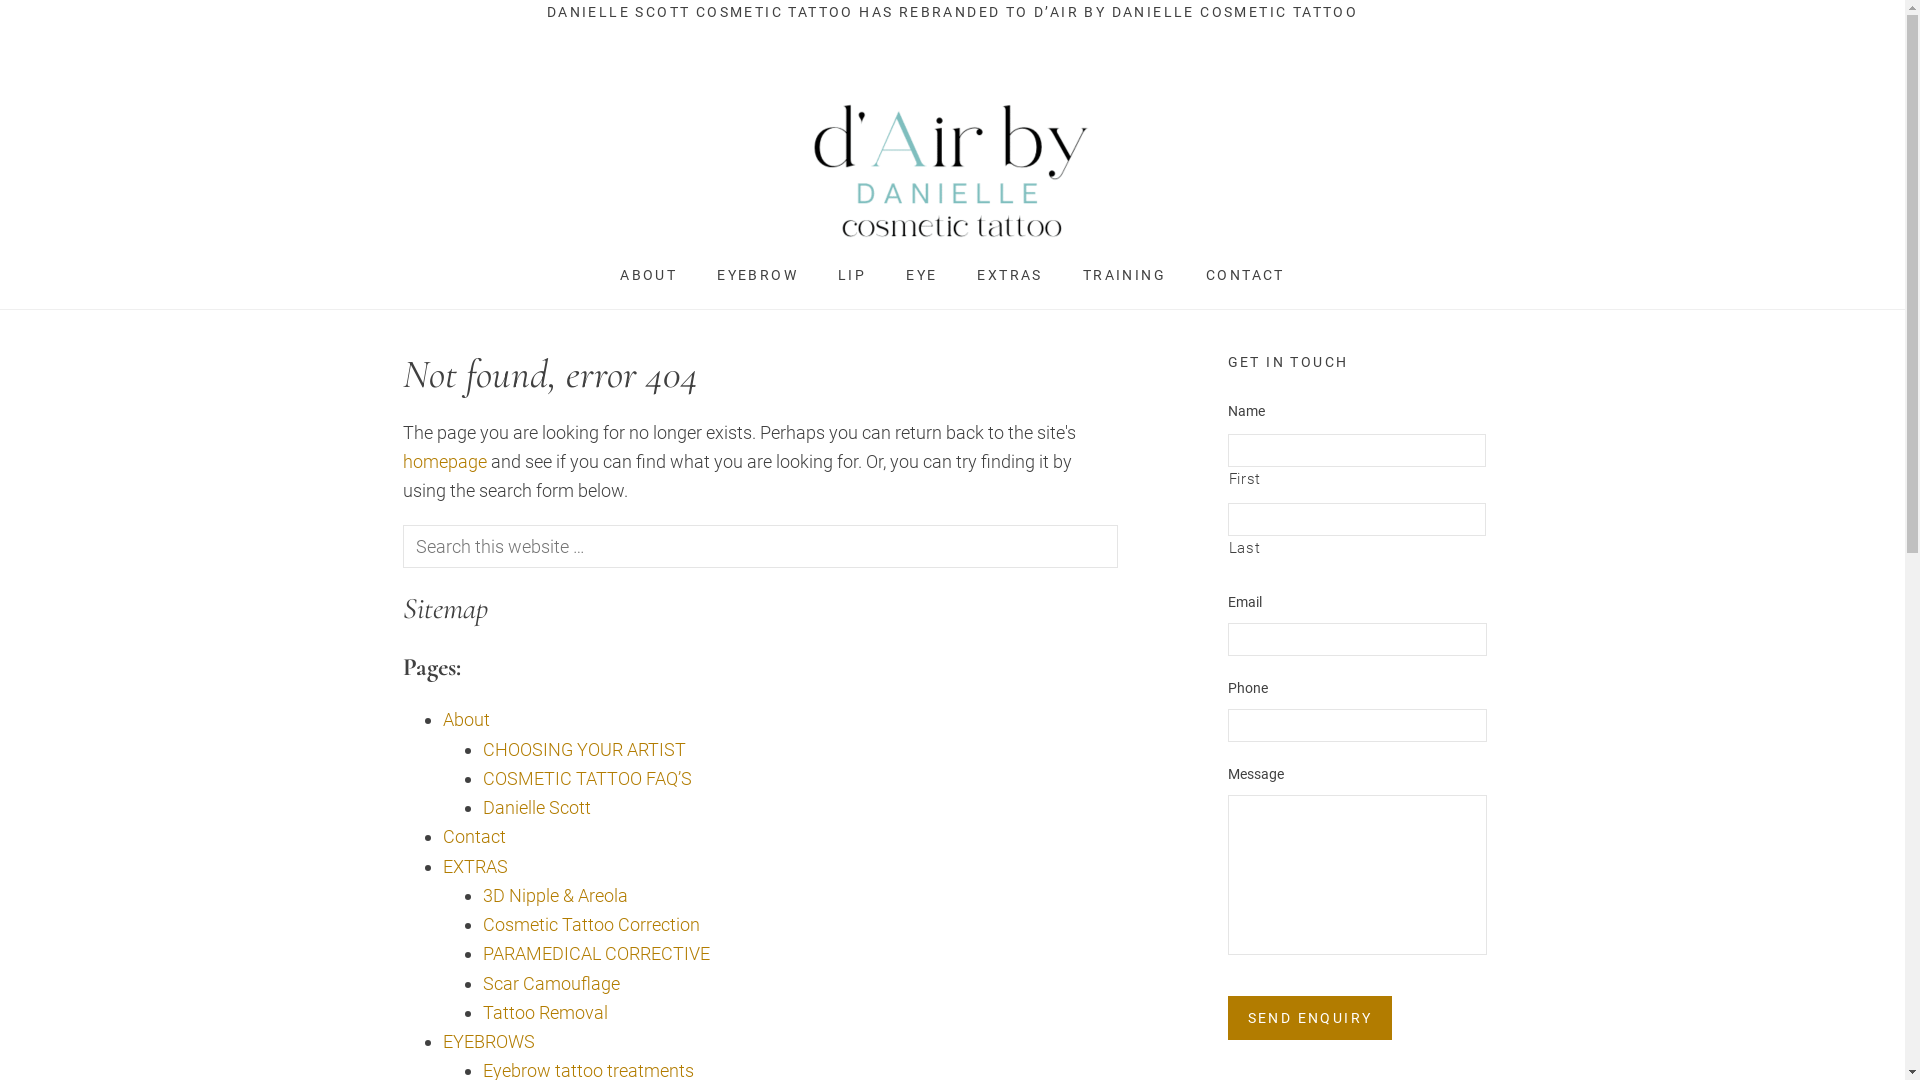 Image resolution: width=1920 pixels, height=1080 pixels. Describe the element at coordinates (589, 924) in the screenshot. I see `'Cosmetic Tattoo Correction'` at that location.